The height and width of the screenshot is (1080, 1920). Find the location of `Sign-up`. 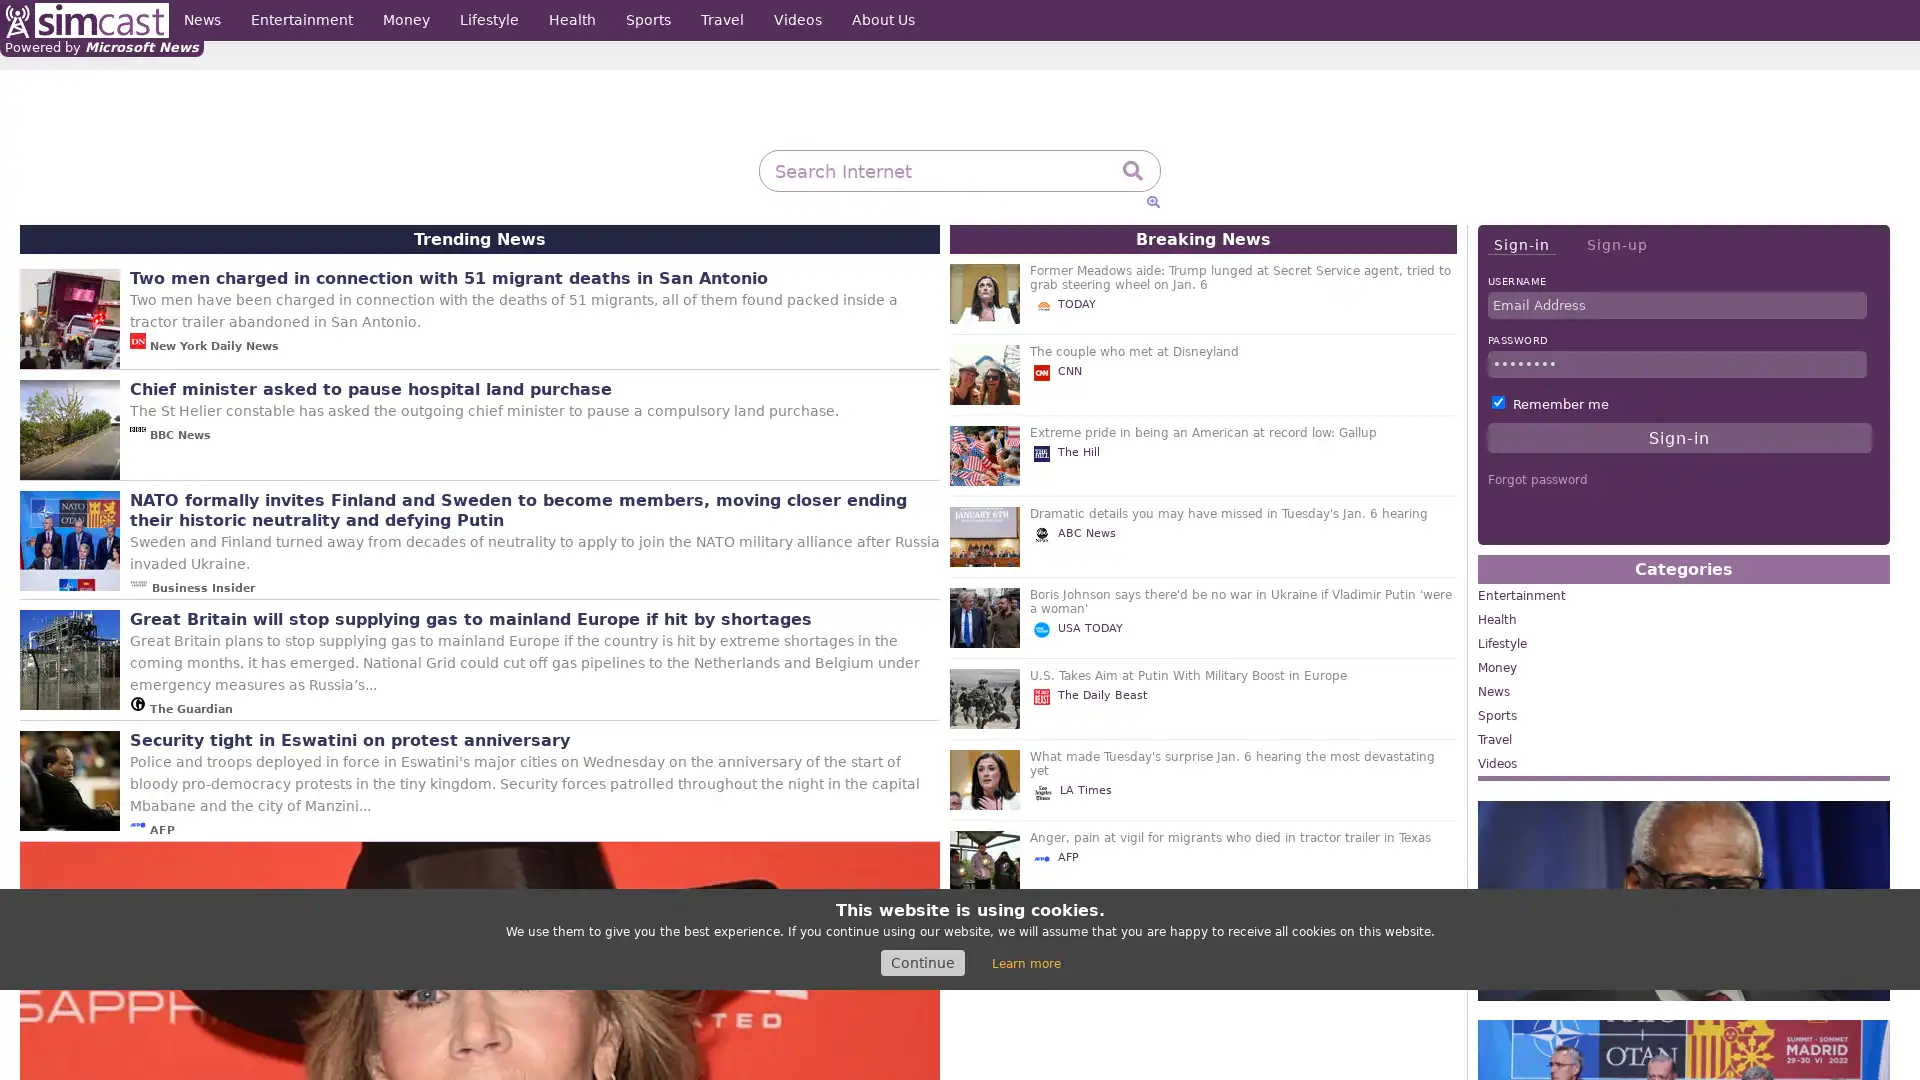

Sign-up is located at coordinates (1616, 244).